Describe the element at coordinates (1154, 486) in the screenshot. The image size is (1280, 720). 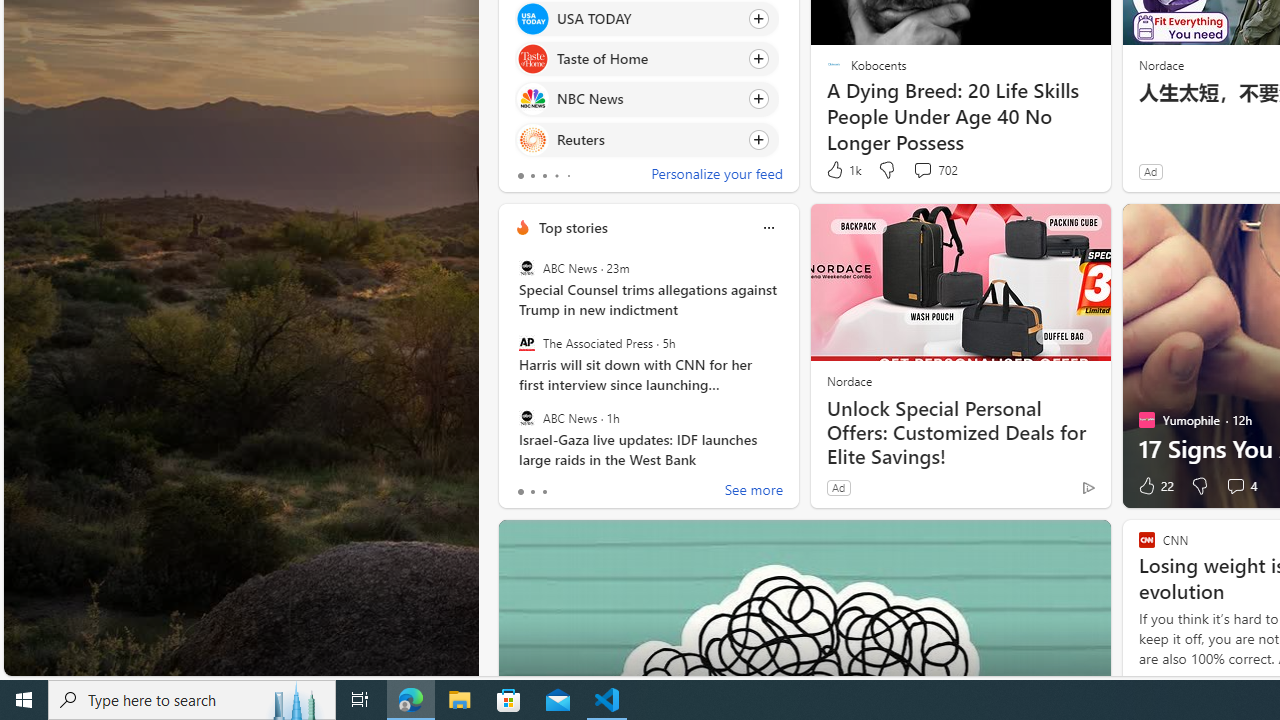
I see `'22 Like'` at that location.